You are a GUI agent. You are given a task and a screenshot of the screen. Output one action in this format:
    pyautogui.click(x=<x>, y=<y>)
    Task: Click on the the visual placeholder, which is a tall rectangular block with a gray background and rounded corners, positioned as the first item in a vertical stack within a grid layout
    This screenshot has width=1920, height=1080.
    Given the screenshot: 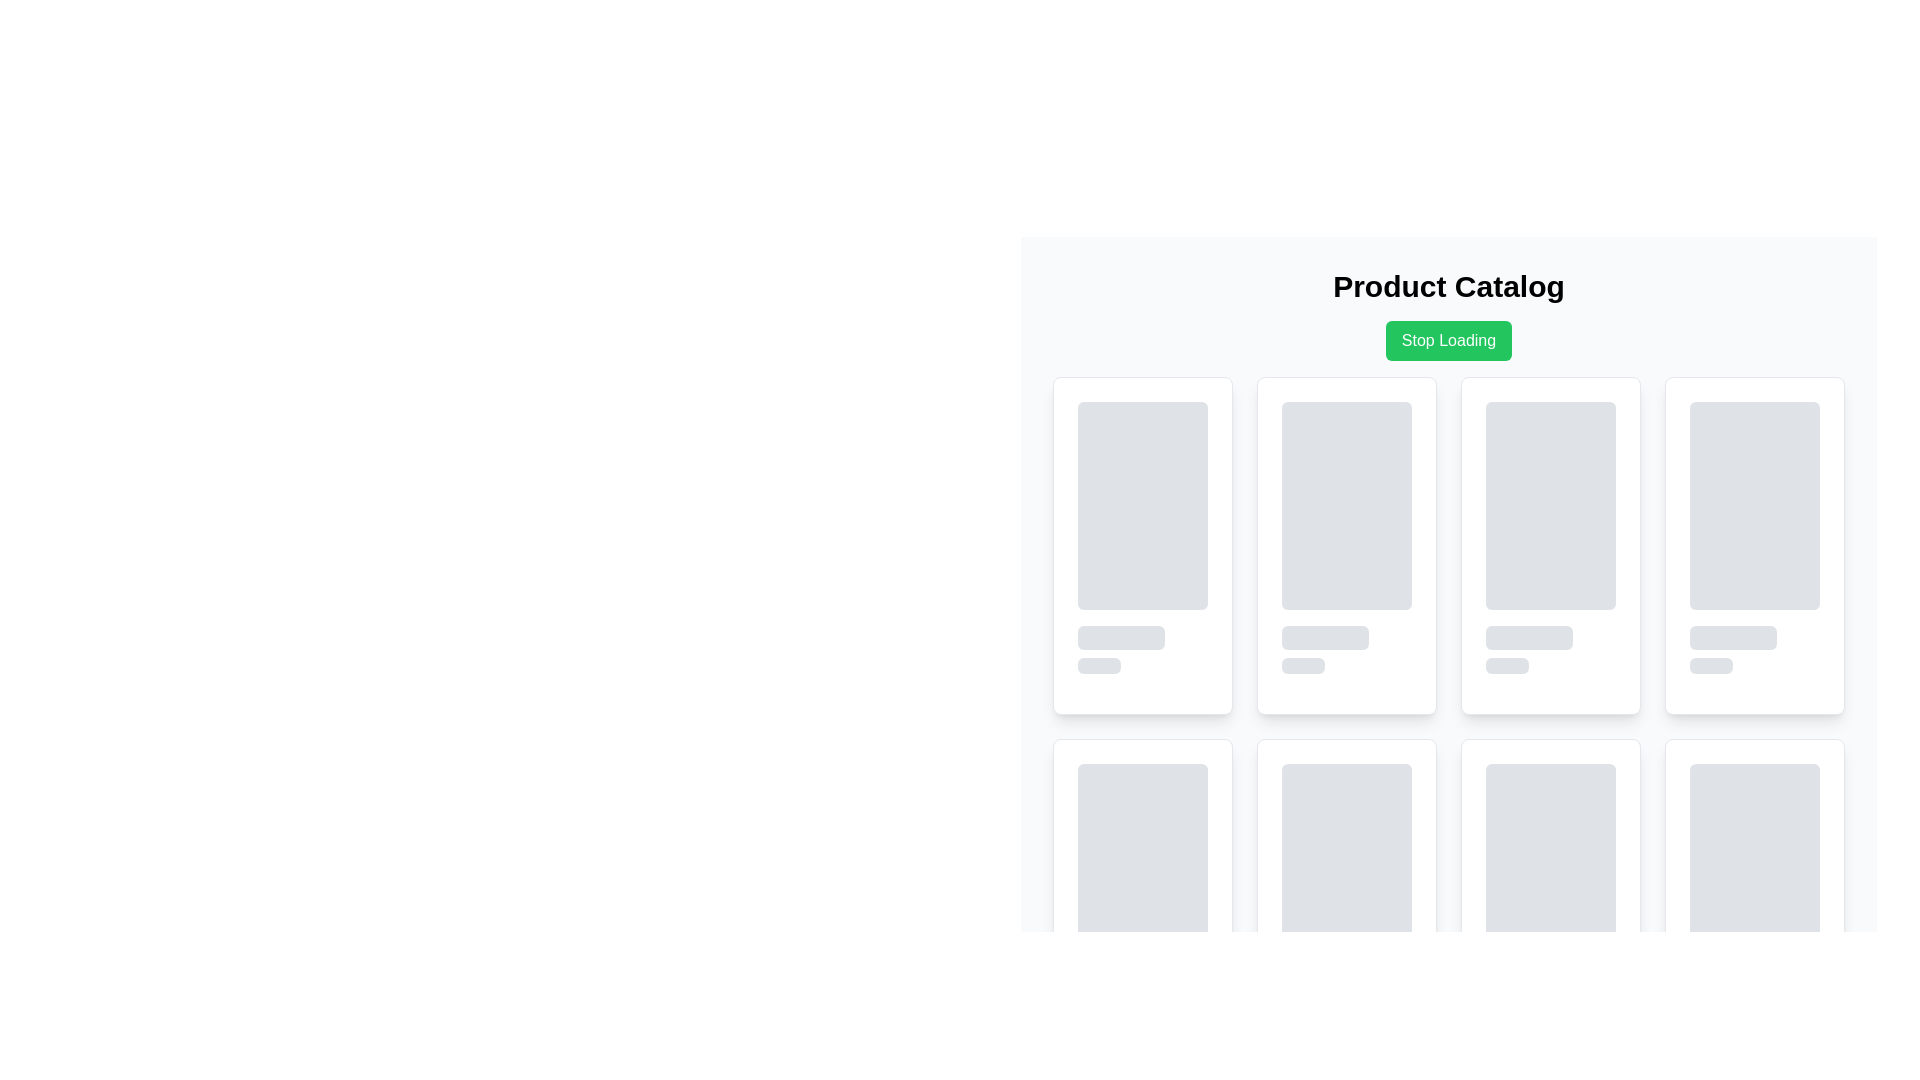 What is the action you would take?
    pyautogui.click(x=1347, y=866)
    